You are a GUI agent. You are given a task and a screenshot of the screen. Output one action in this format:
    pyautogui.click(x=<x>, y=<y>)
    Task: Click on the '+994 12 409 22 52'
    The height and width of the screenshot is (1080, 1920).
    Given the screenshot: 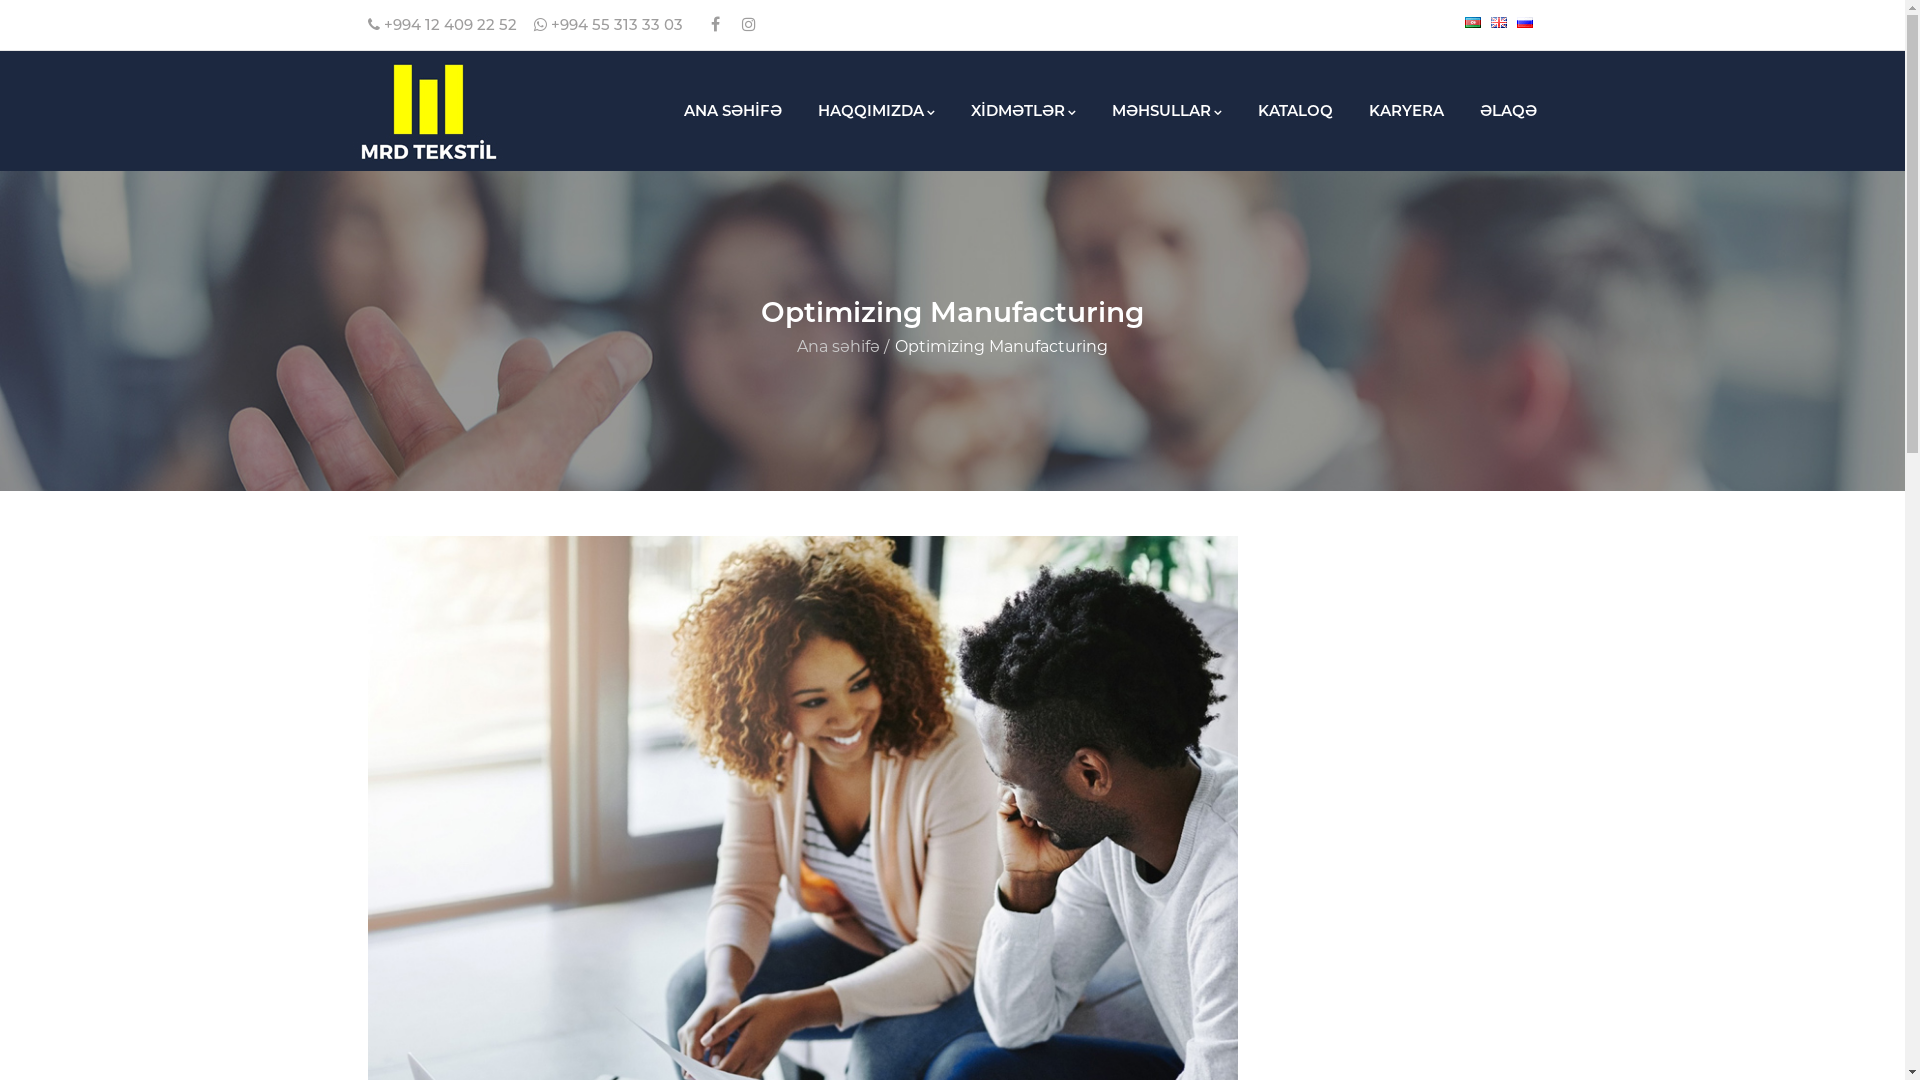 What is the action you would take?
    pyautogui.click(x=368, y=24)
    